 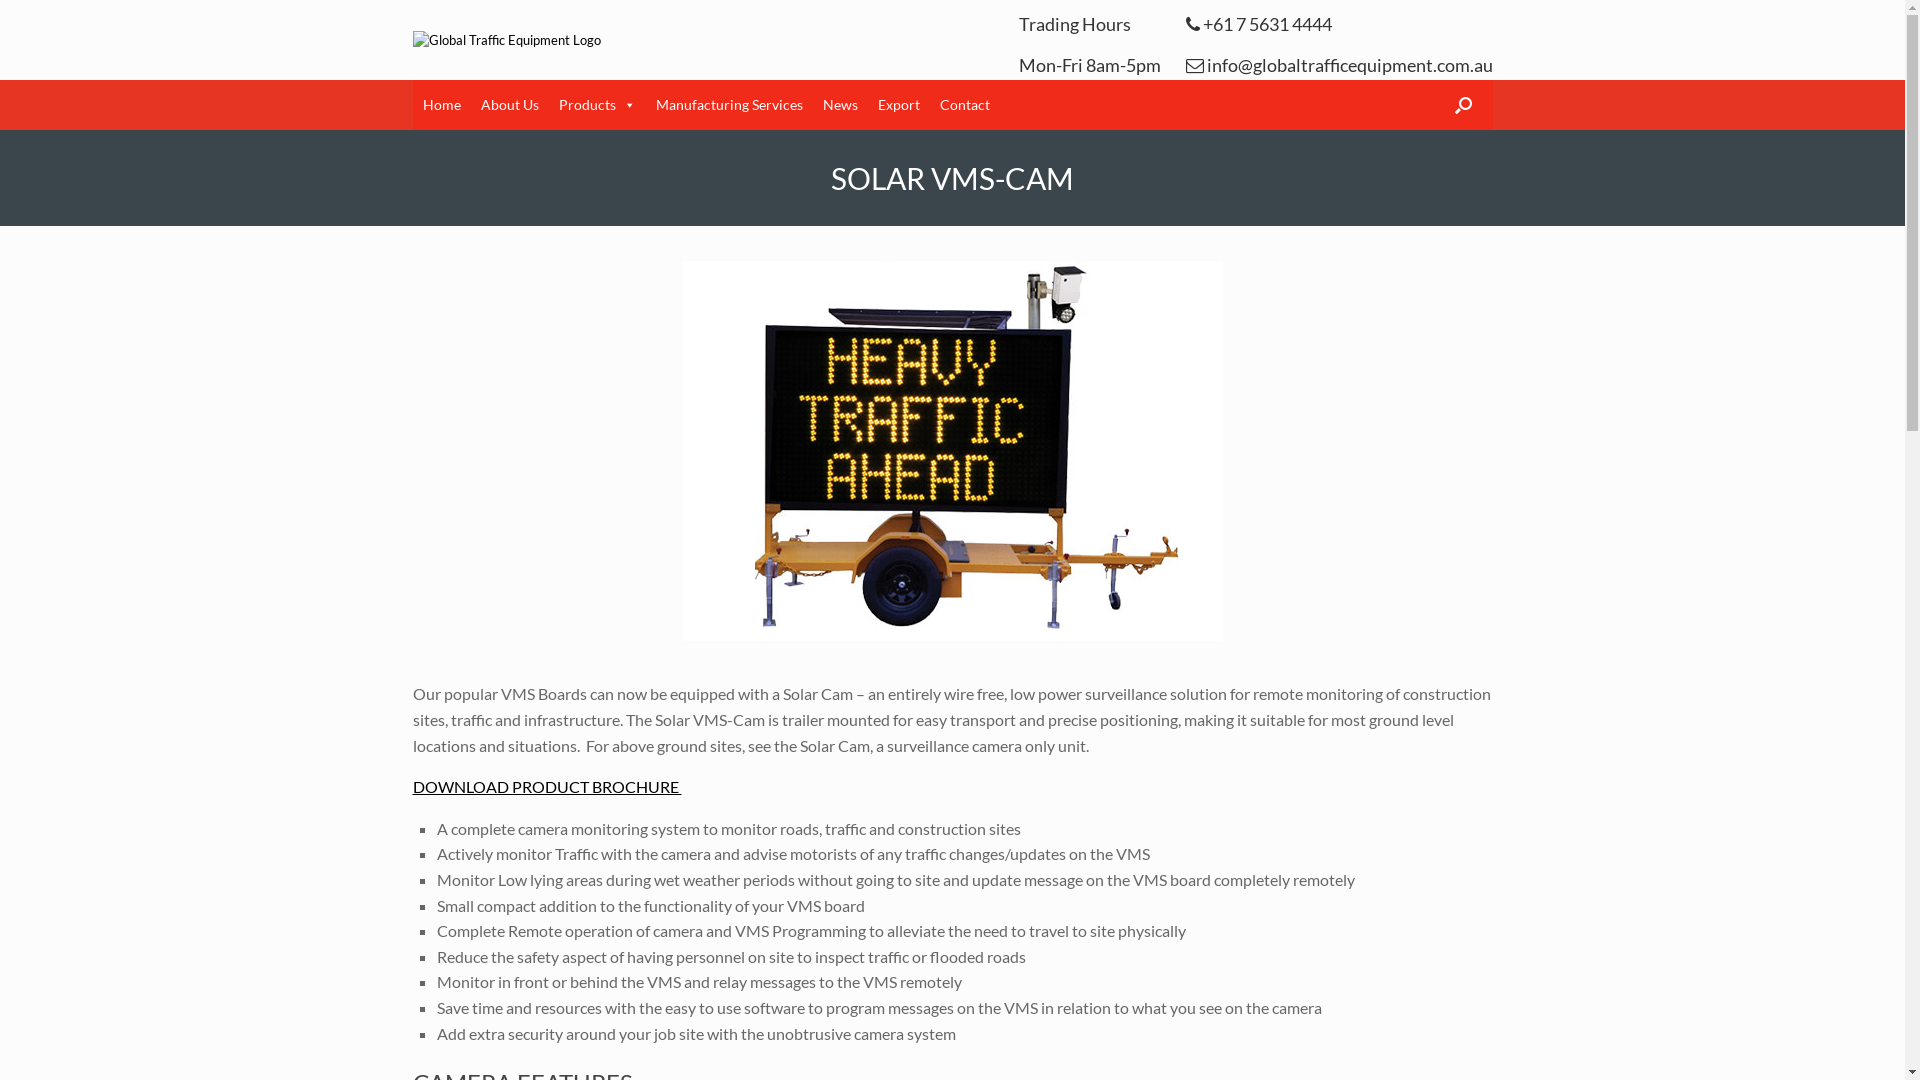 I want to click on 'About Us', so click(x=508, y=104).